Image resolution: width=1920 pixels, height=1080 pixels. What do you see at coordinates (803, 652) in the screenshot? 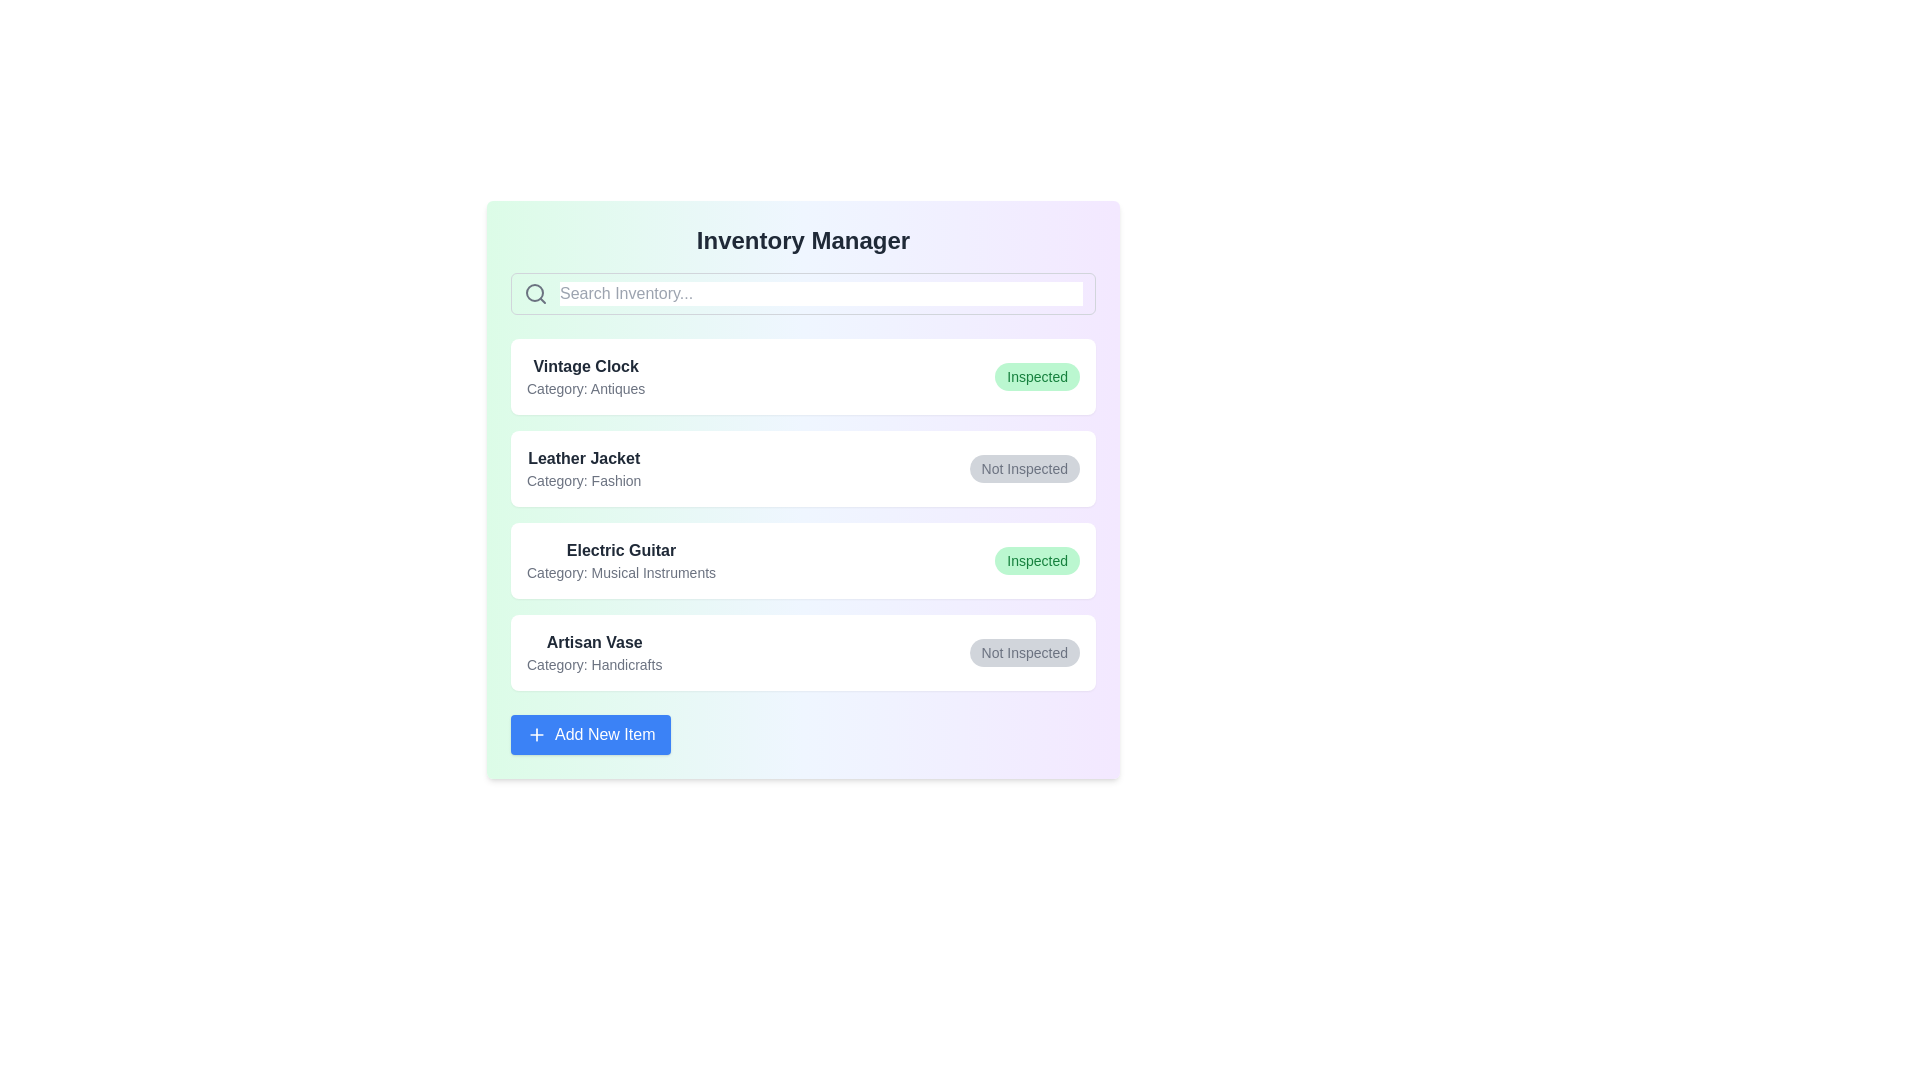
I see `the item details for Artisan Vase` at bounding box center [803, 652].